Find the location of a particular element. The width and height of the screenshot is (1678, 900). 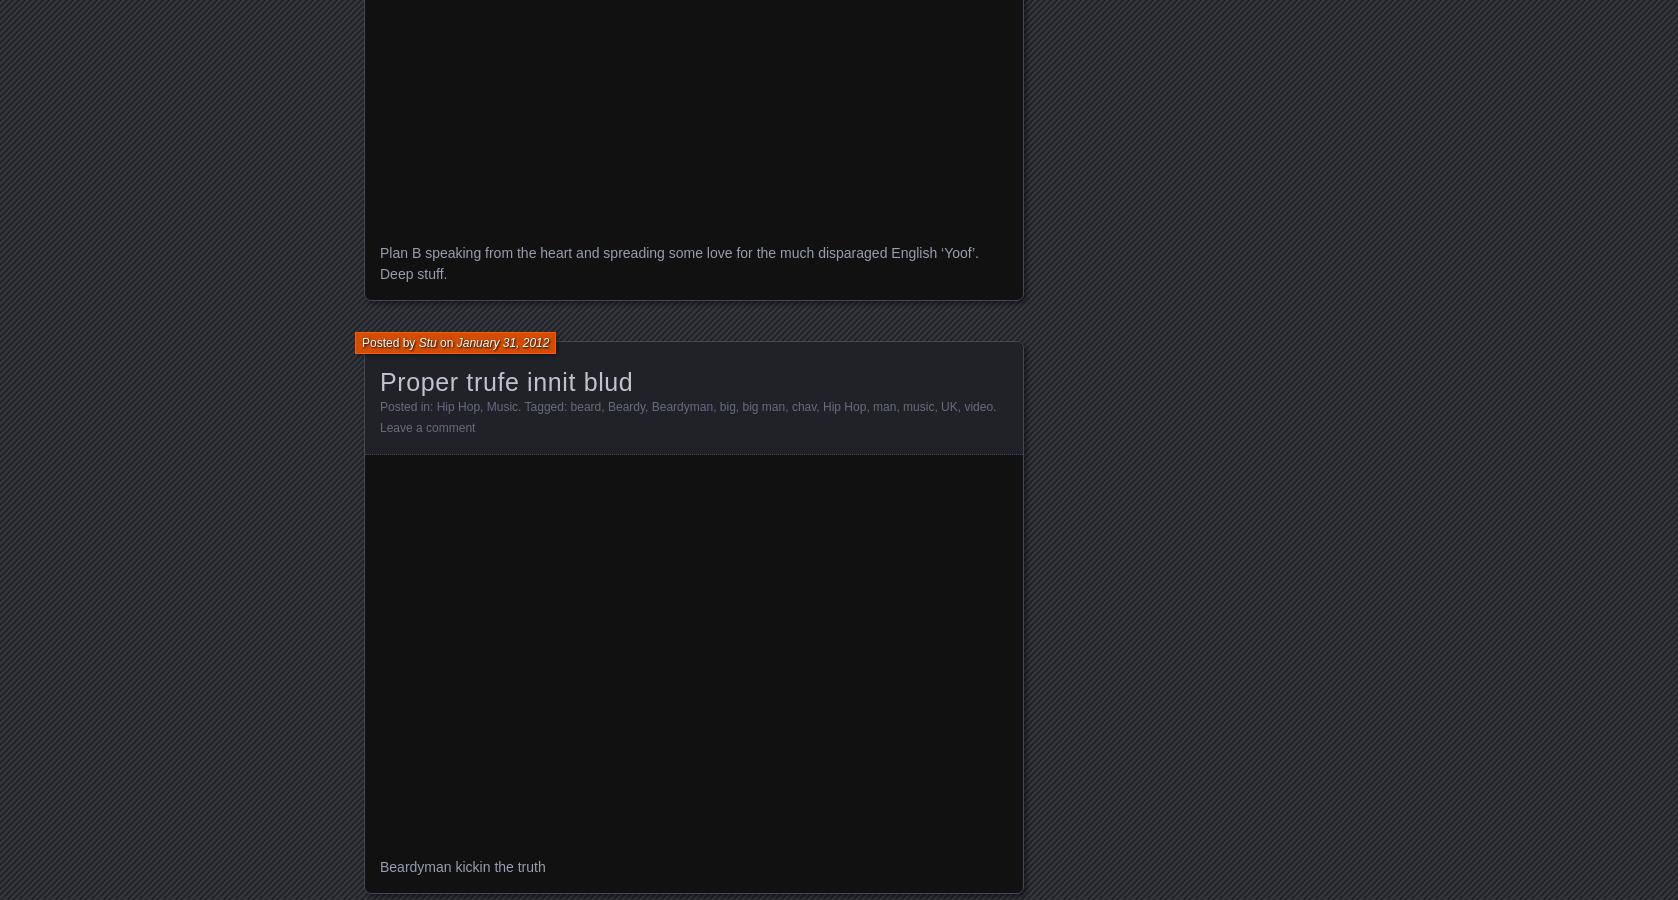

'Posted in:' is located at coordinates (407, 406).